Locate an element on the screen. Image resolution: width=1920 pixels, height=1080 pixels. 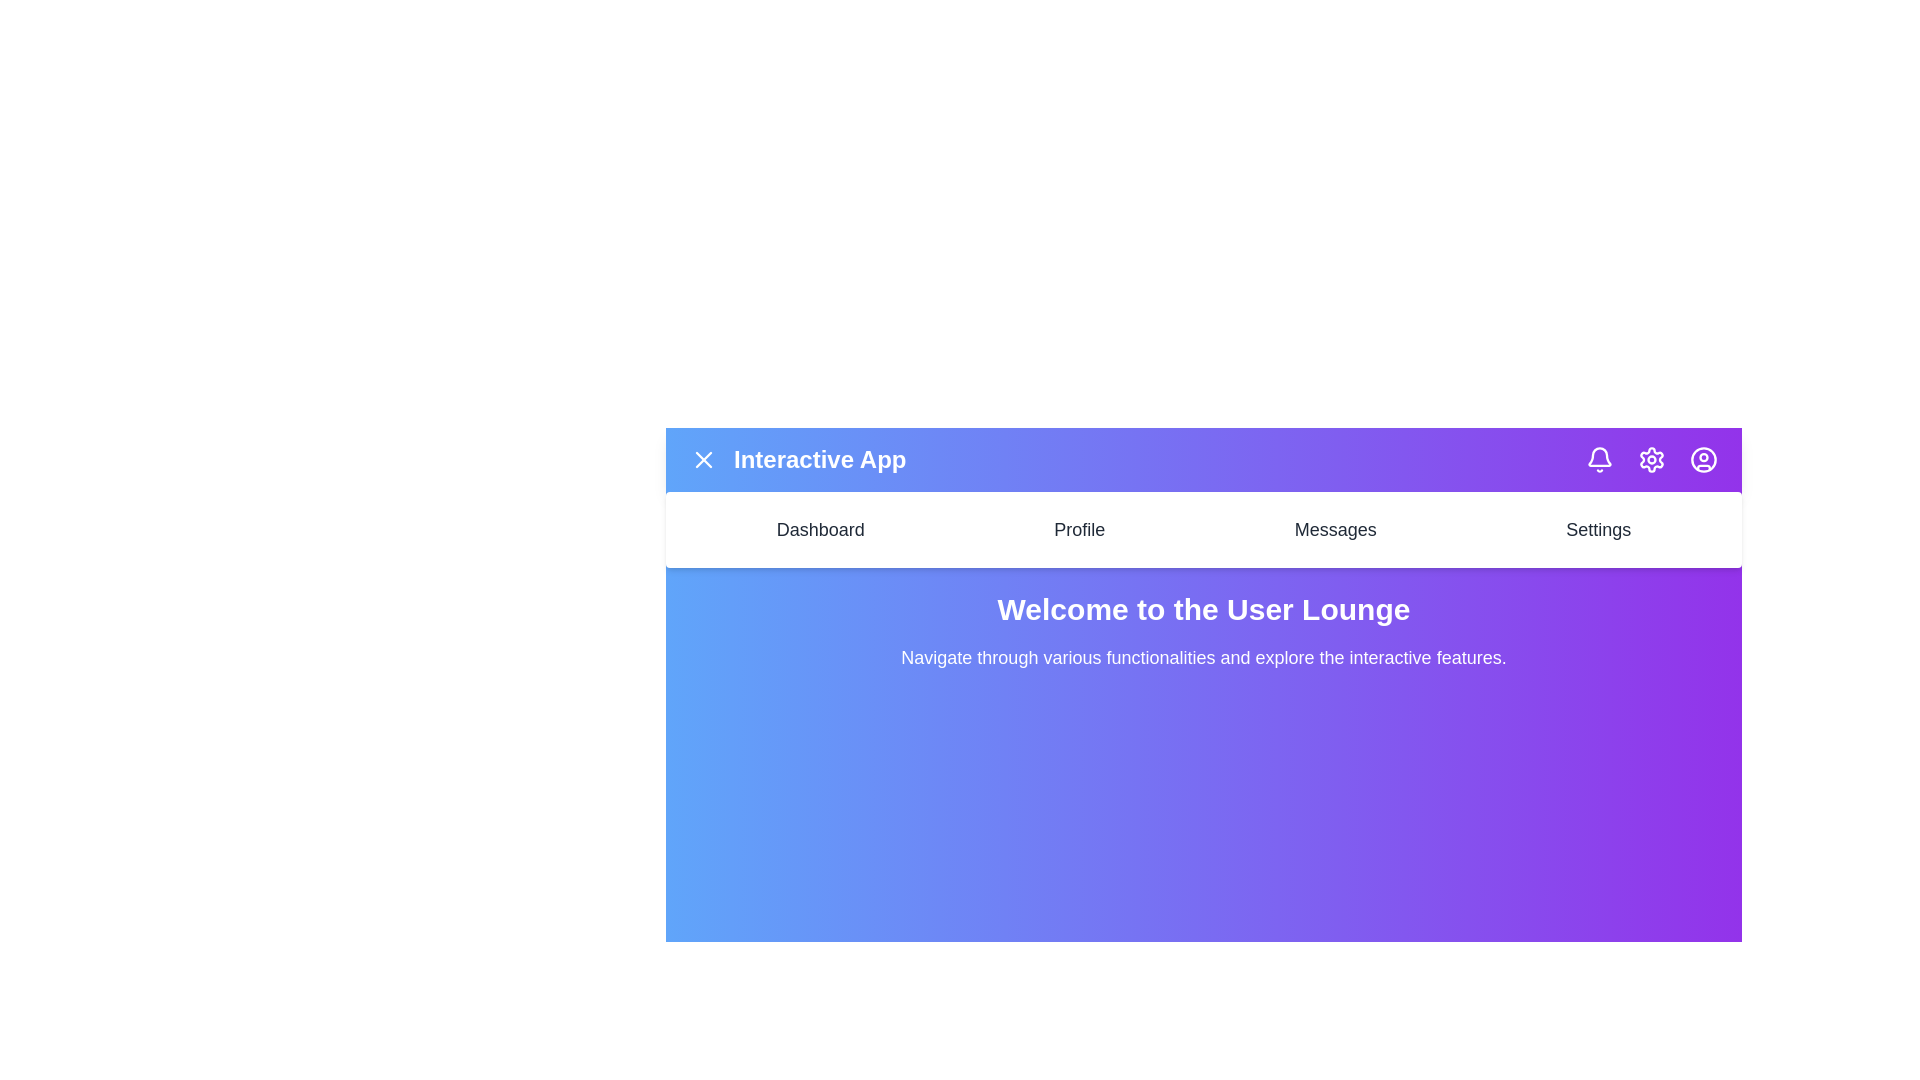
the notification icon to view notifications is located at coordinates (1598, 459).